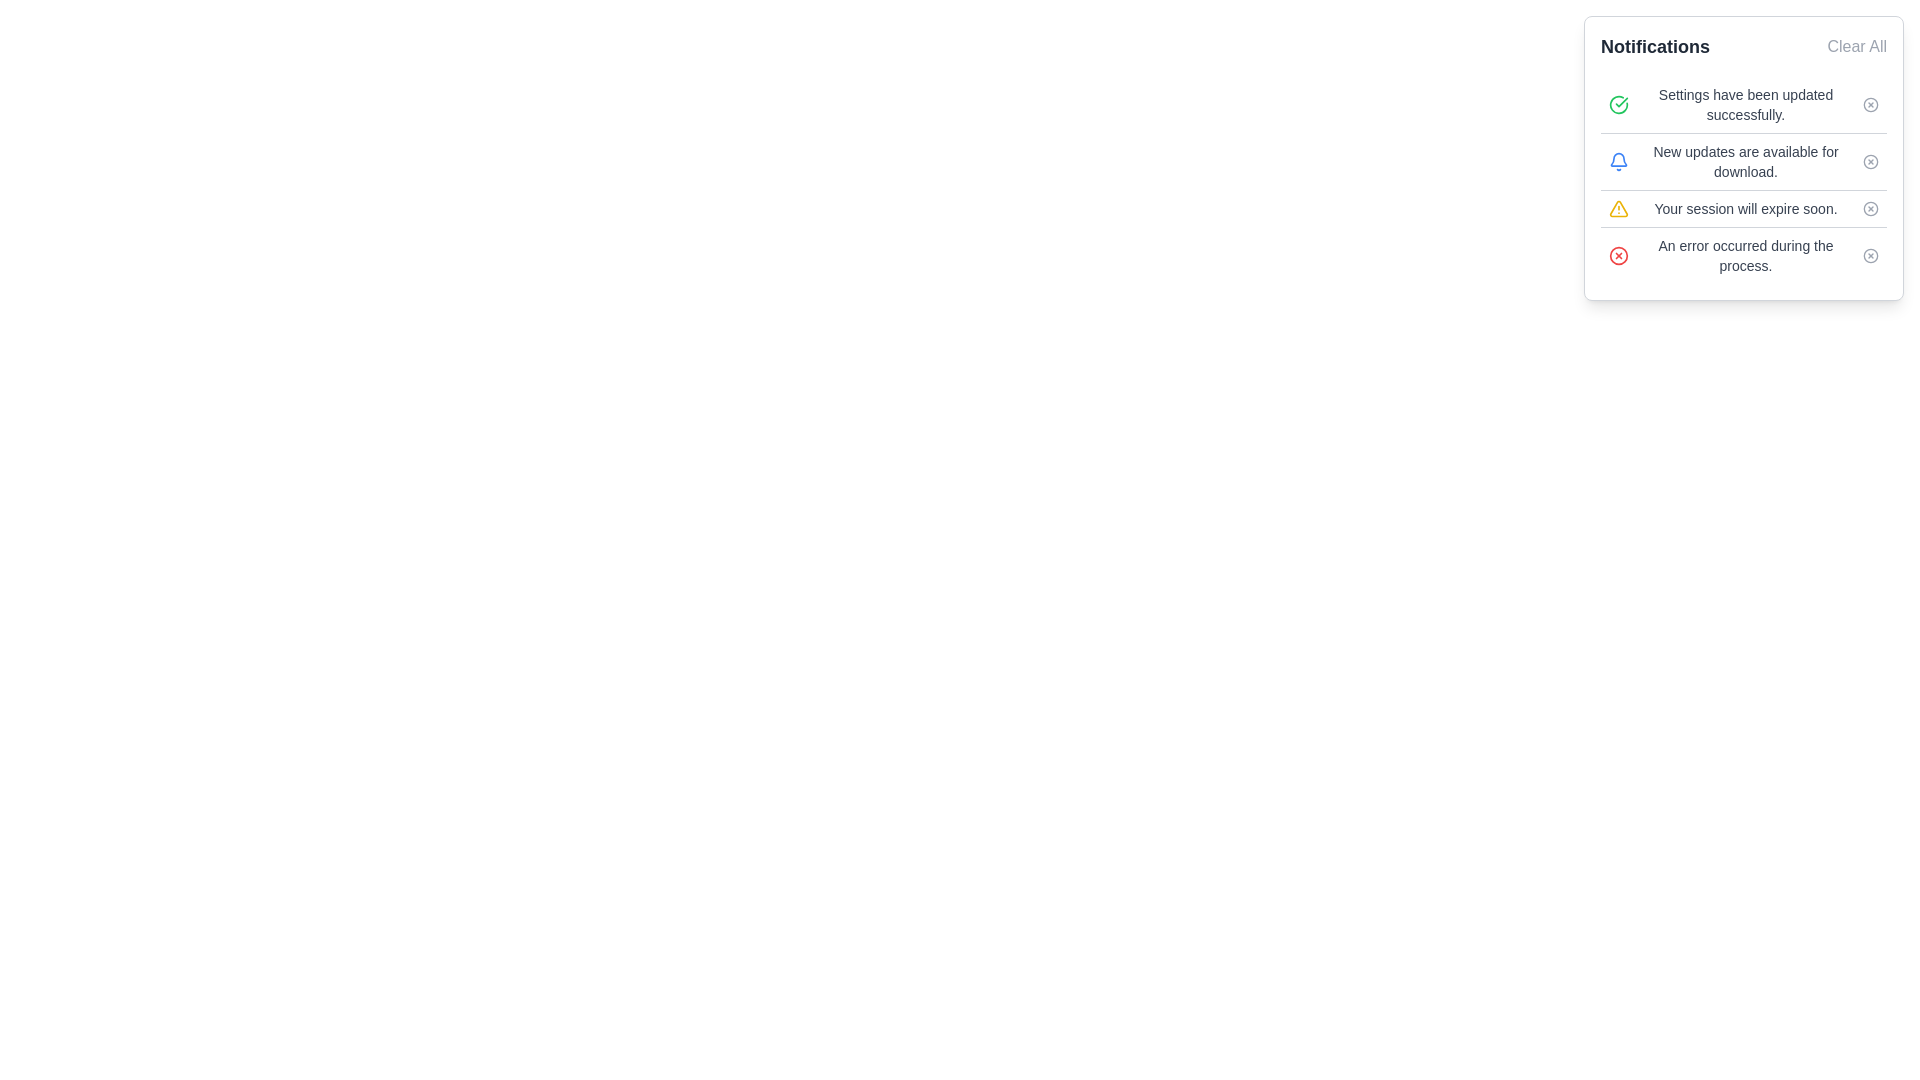 The width and height of the screenshot is (1920, 1080). I want to click on the close button located at the far right of the last notification message that states 'An error occurred during the process.', so click(1870, 254).